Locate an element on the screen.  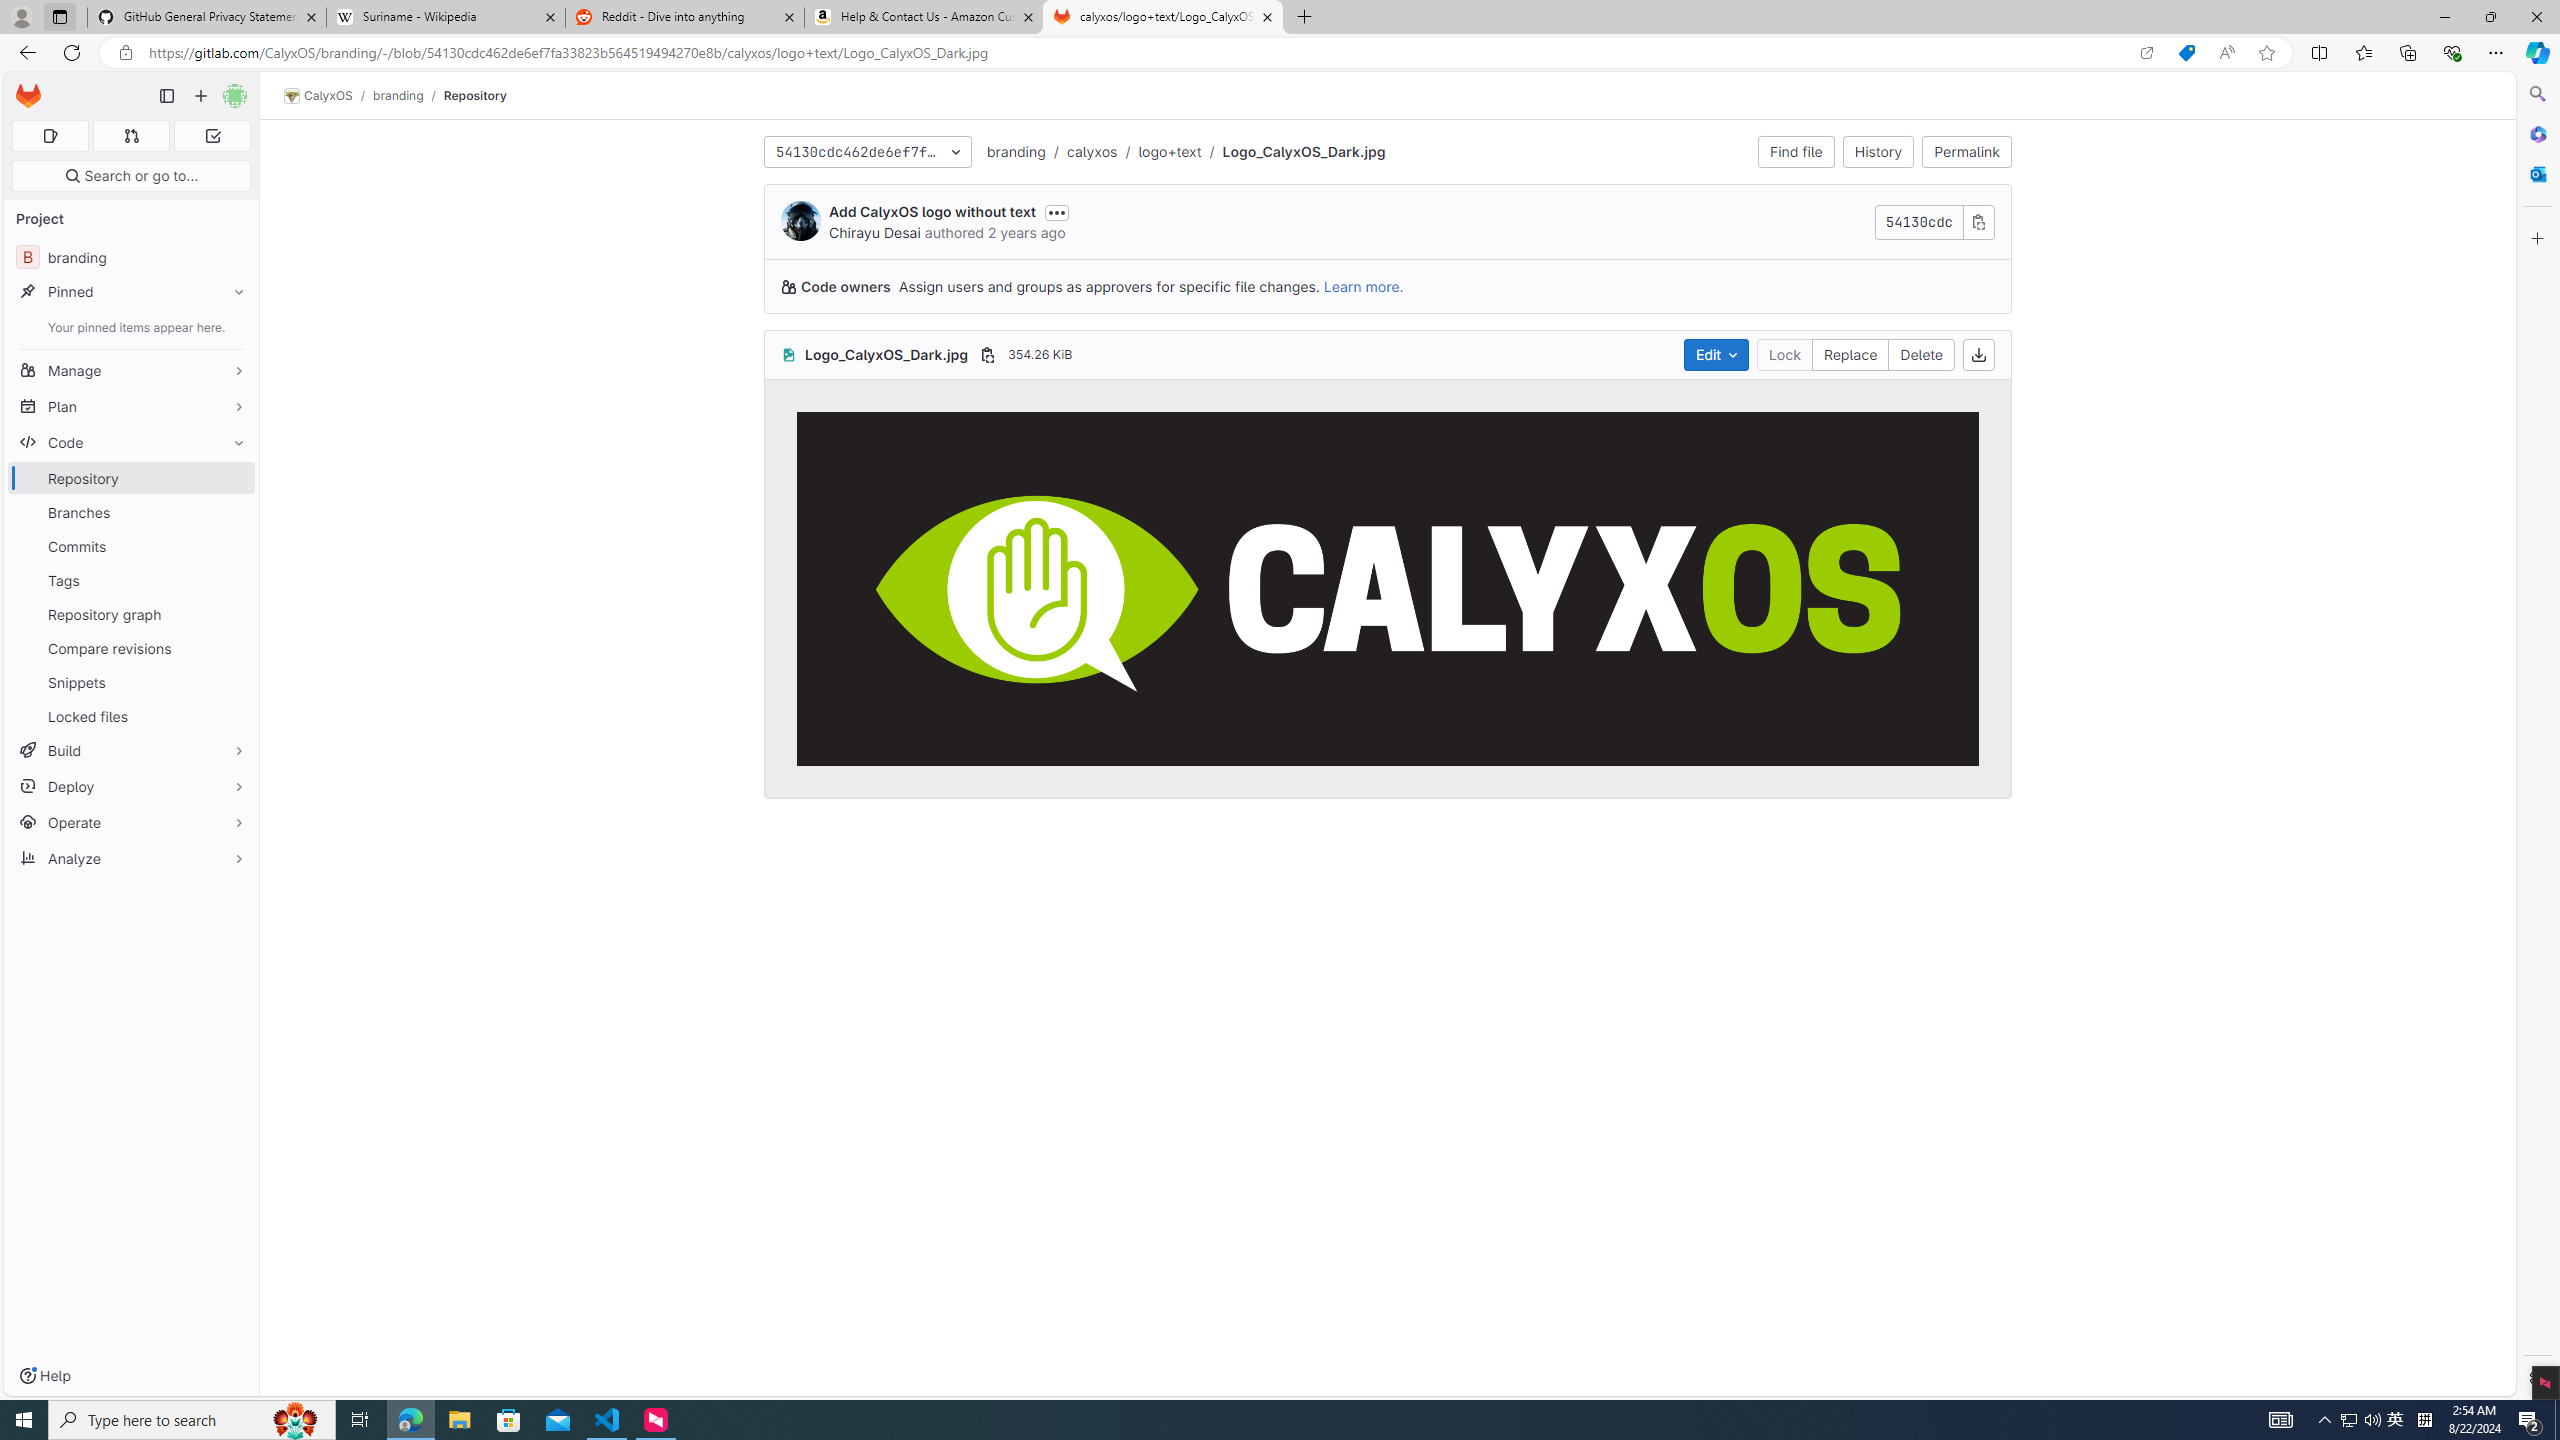
'Pin Branches' is located at coordinates (233, 512).